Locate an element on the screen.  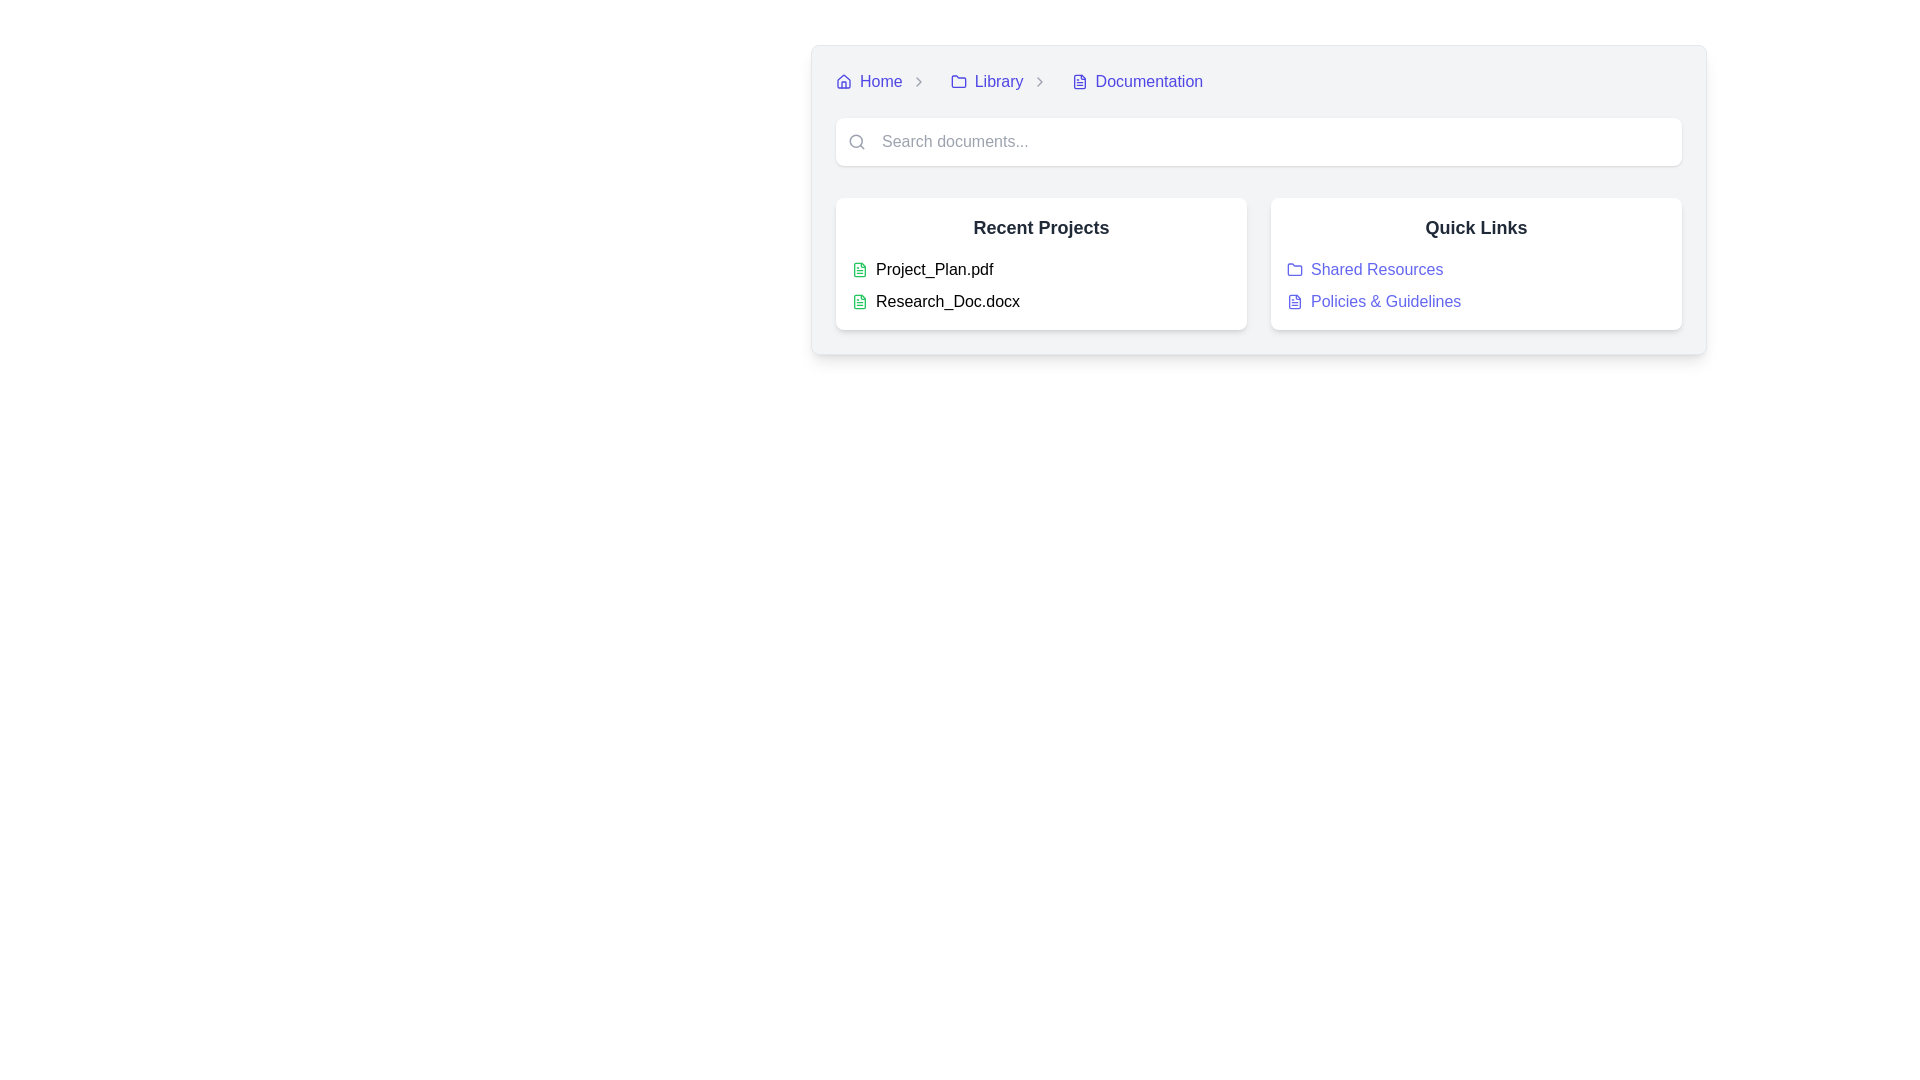
the Library section icon located in the breadcrumb navigation bar, which visually complements the 'Library' text is located at coordinates (957, 80).